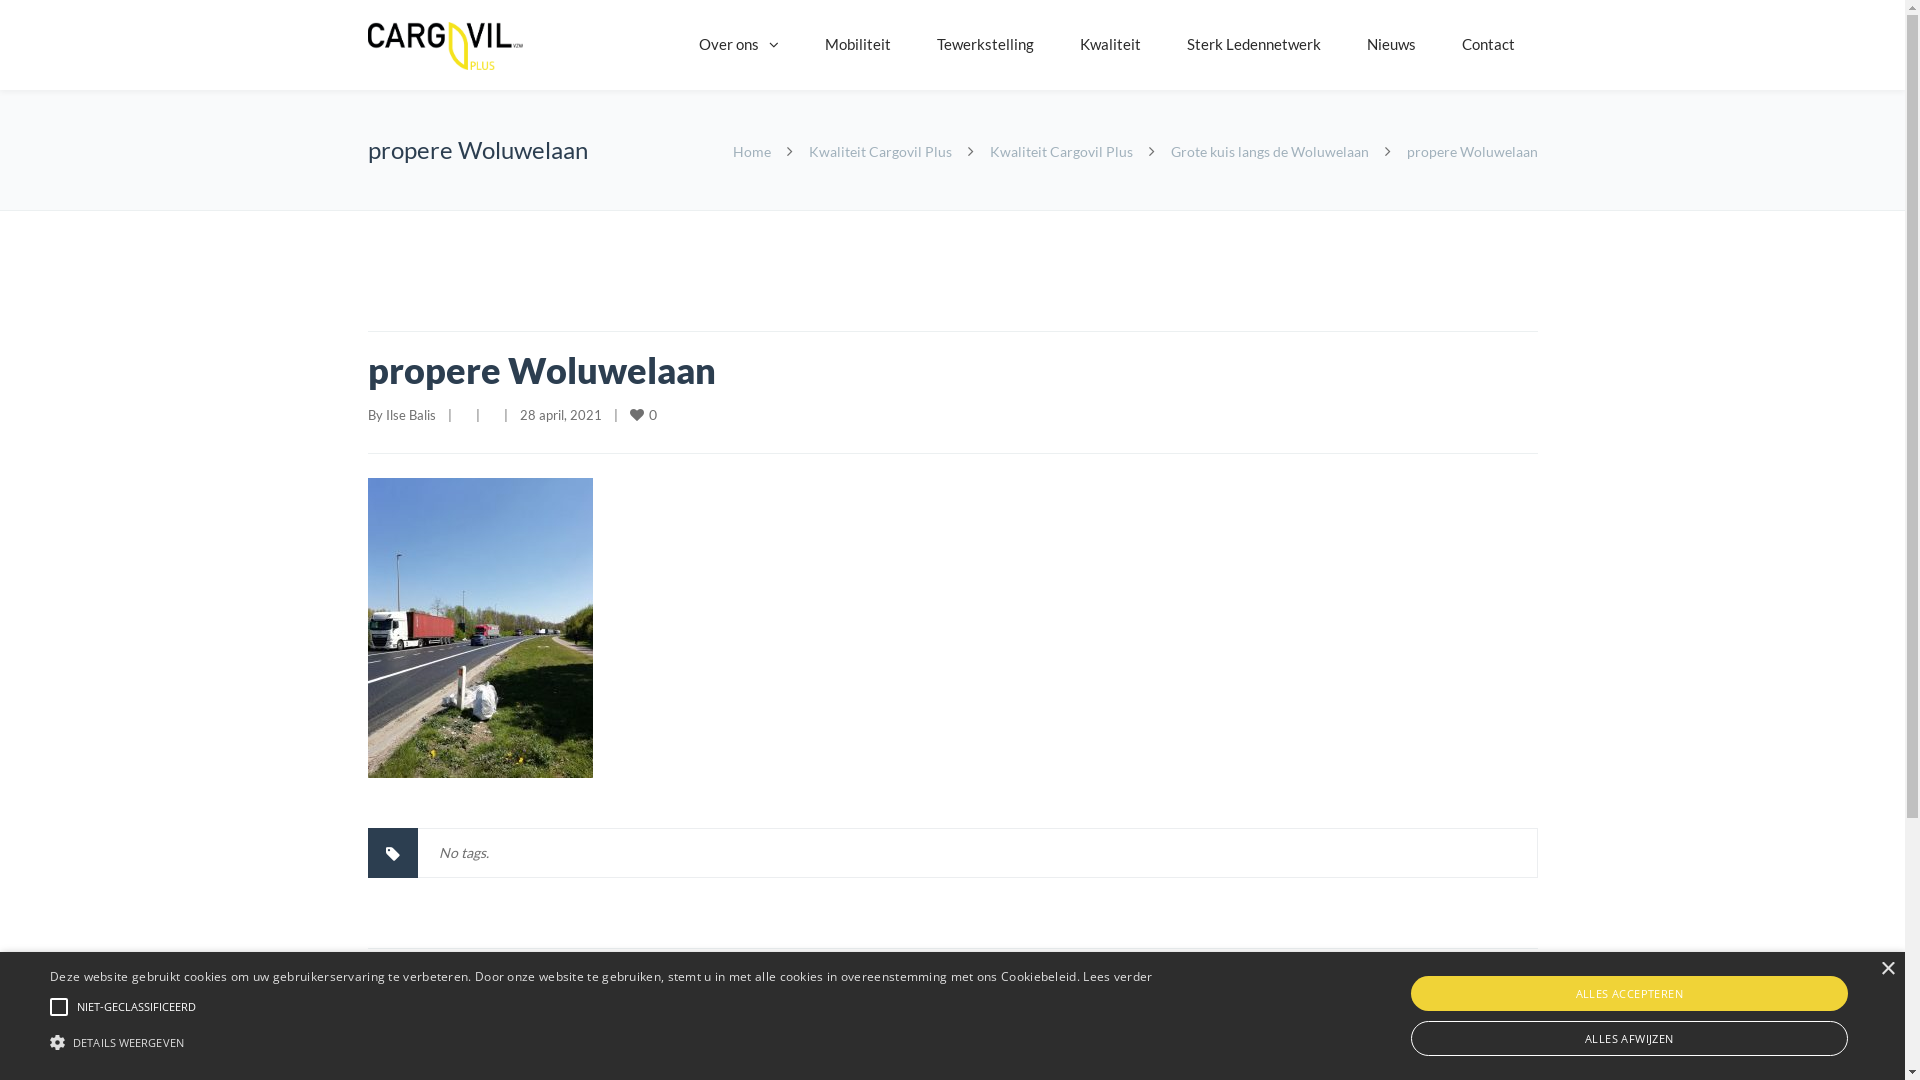 The image size is (1920, 1080). I want to click on 'Cargovil vzw', so click(444, 45).